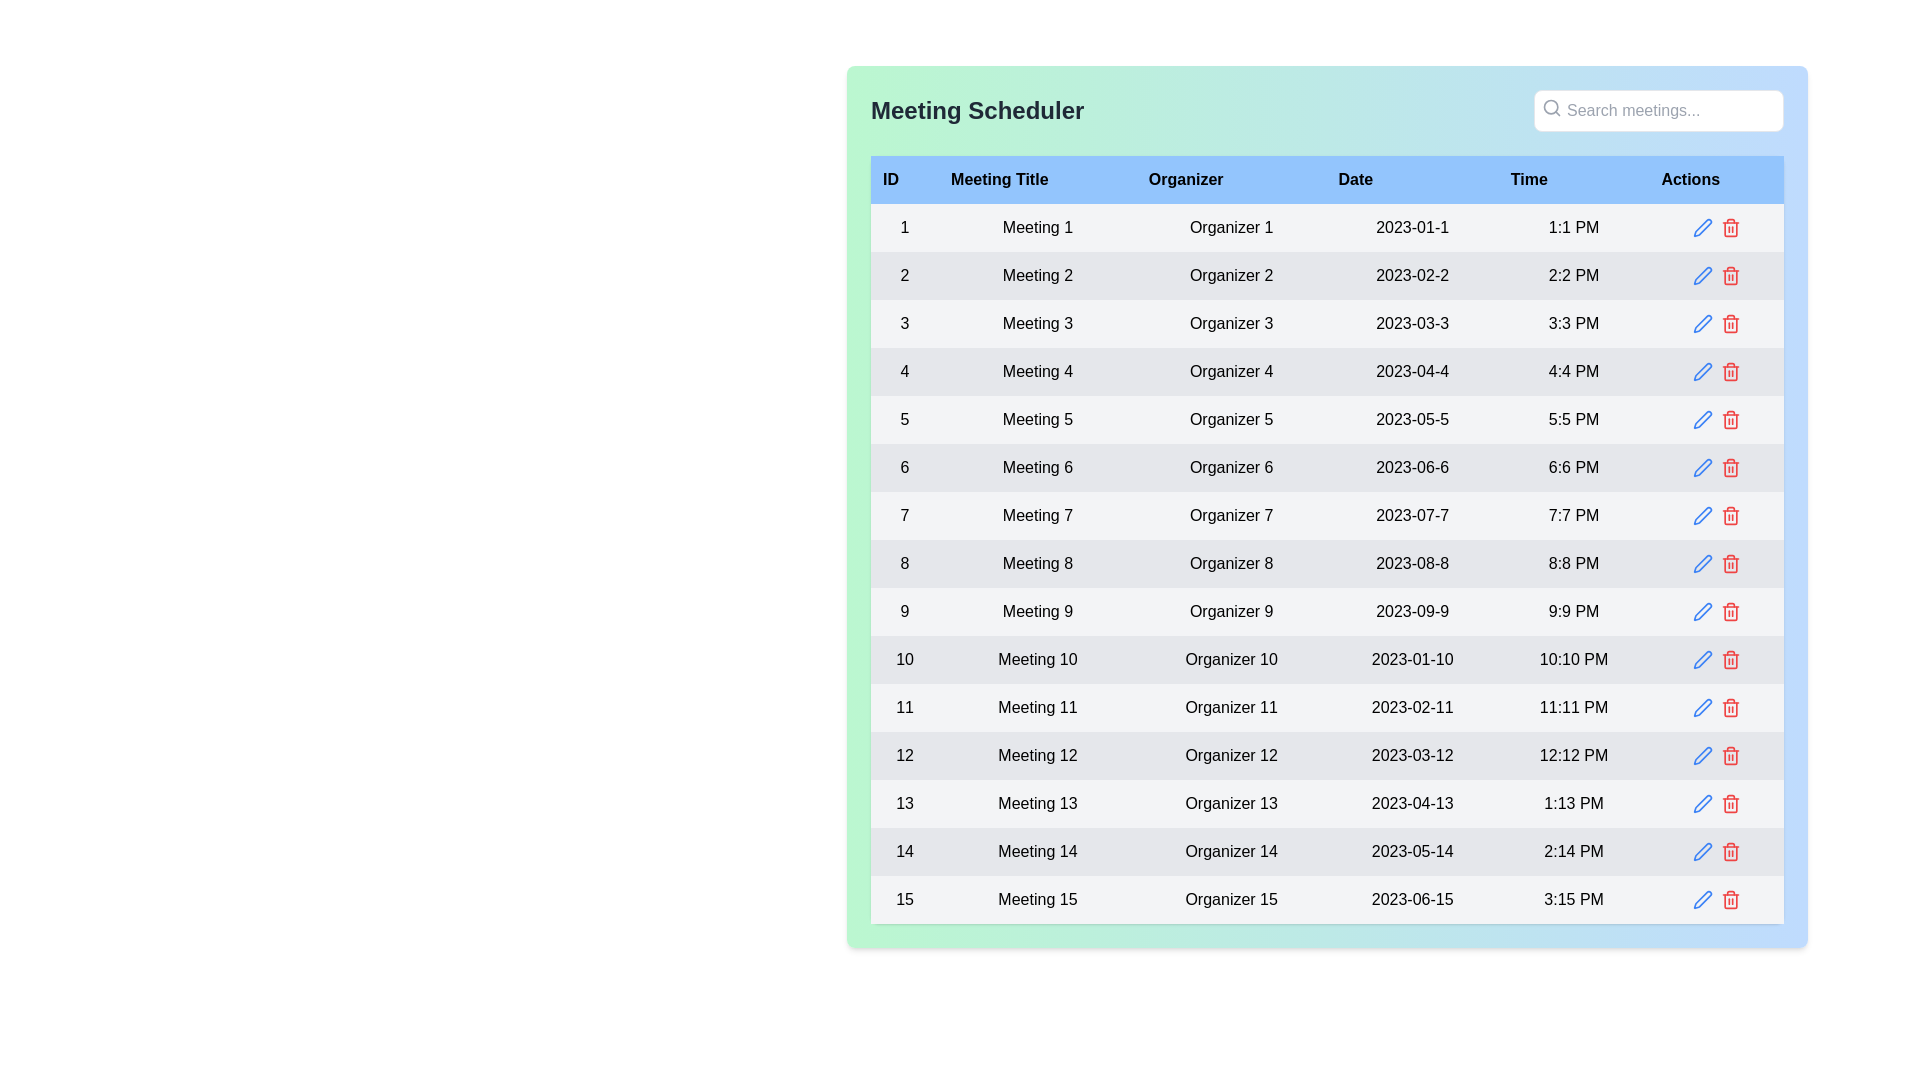 The height and width of the screenshot is (1080, 1920). Describe the element at coordinates (1573, 611) in the screenshot. I see `the Text Label displaying '9:9 PM' in large, bold, black text, located in the fifth column under the 'Time' header, adjacent to '2023-09-9' and a pen icon` at that location.